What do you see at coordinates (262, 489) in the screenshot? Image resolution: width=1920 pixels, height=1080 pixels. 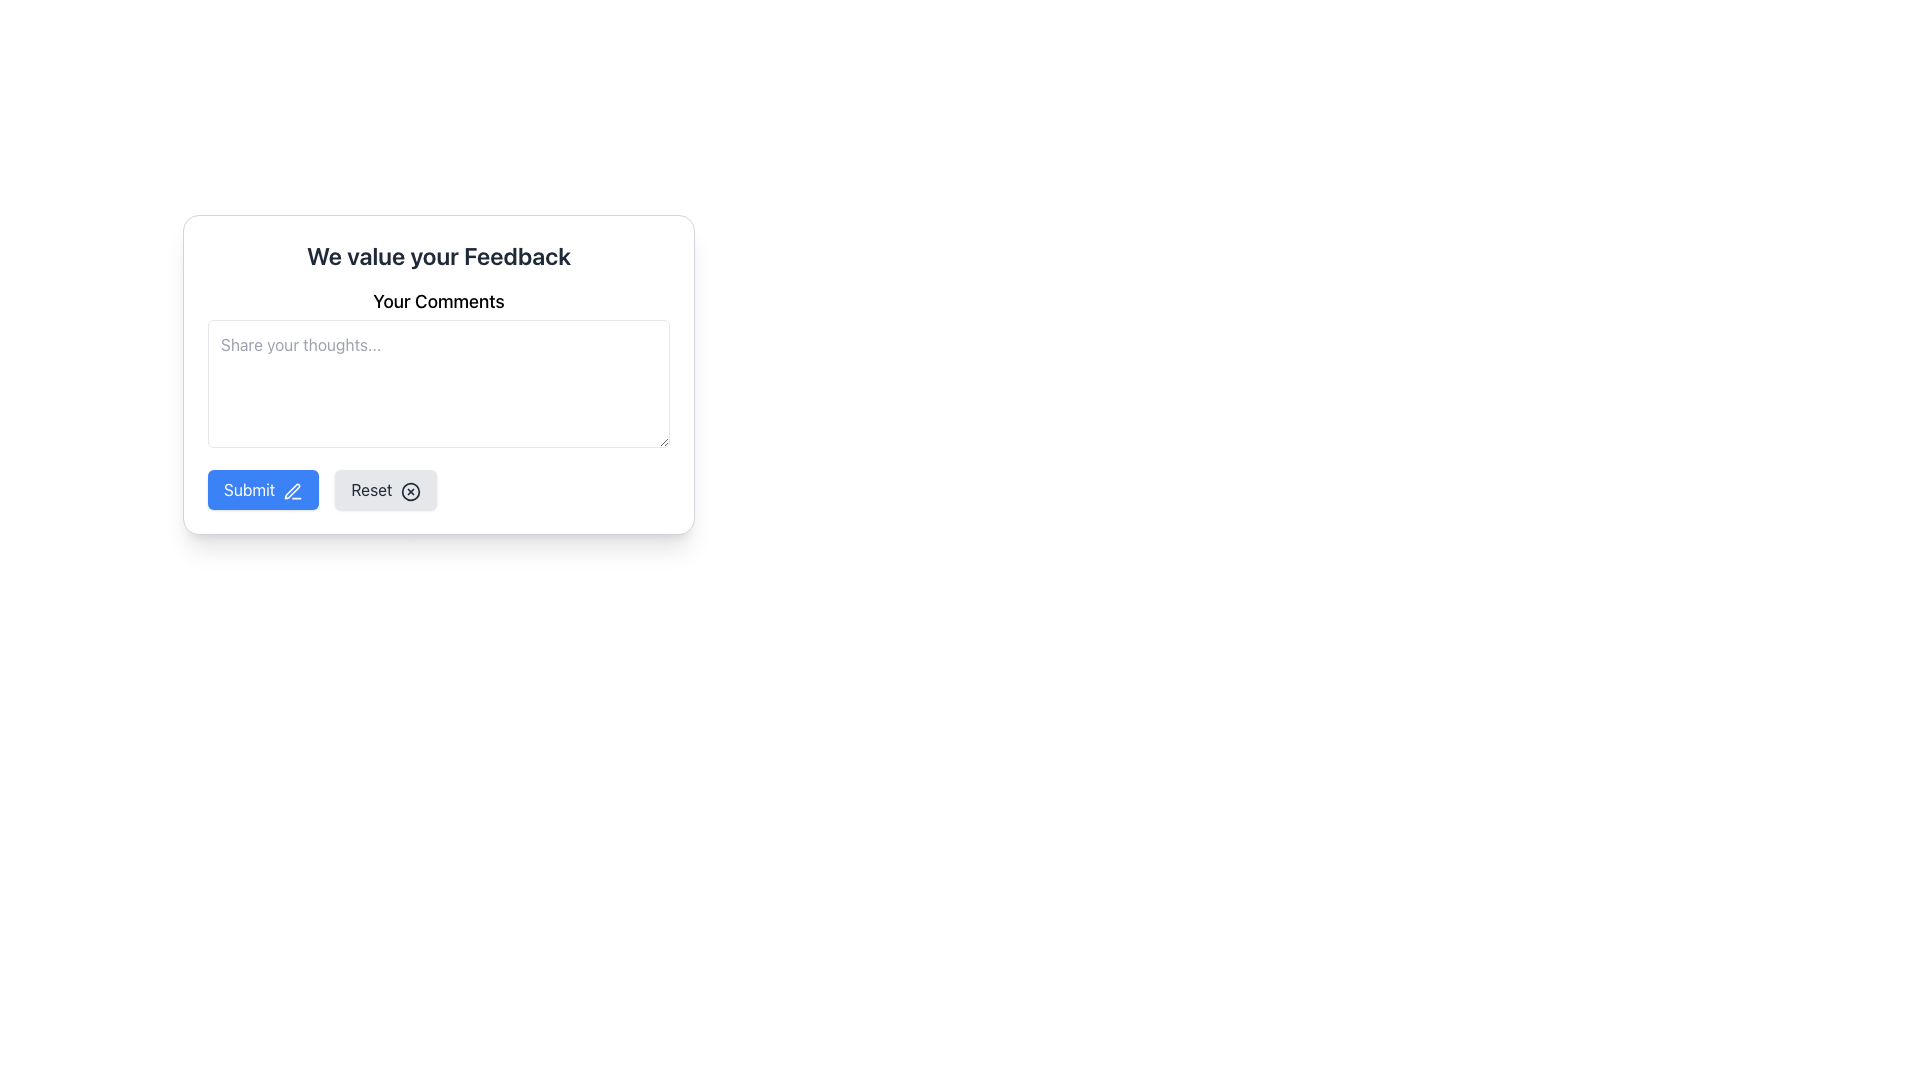 I see `the submit button located on the left side of the Reset button at the bottom of the feedback form` at bounding box center [262, 489].